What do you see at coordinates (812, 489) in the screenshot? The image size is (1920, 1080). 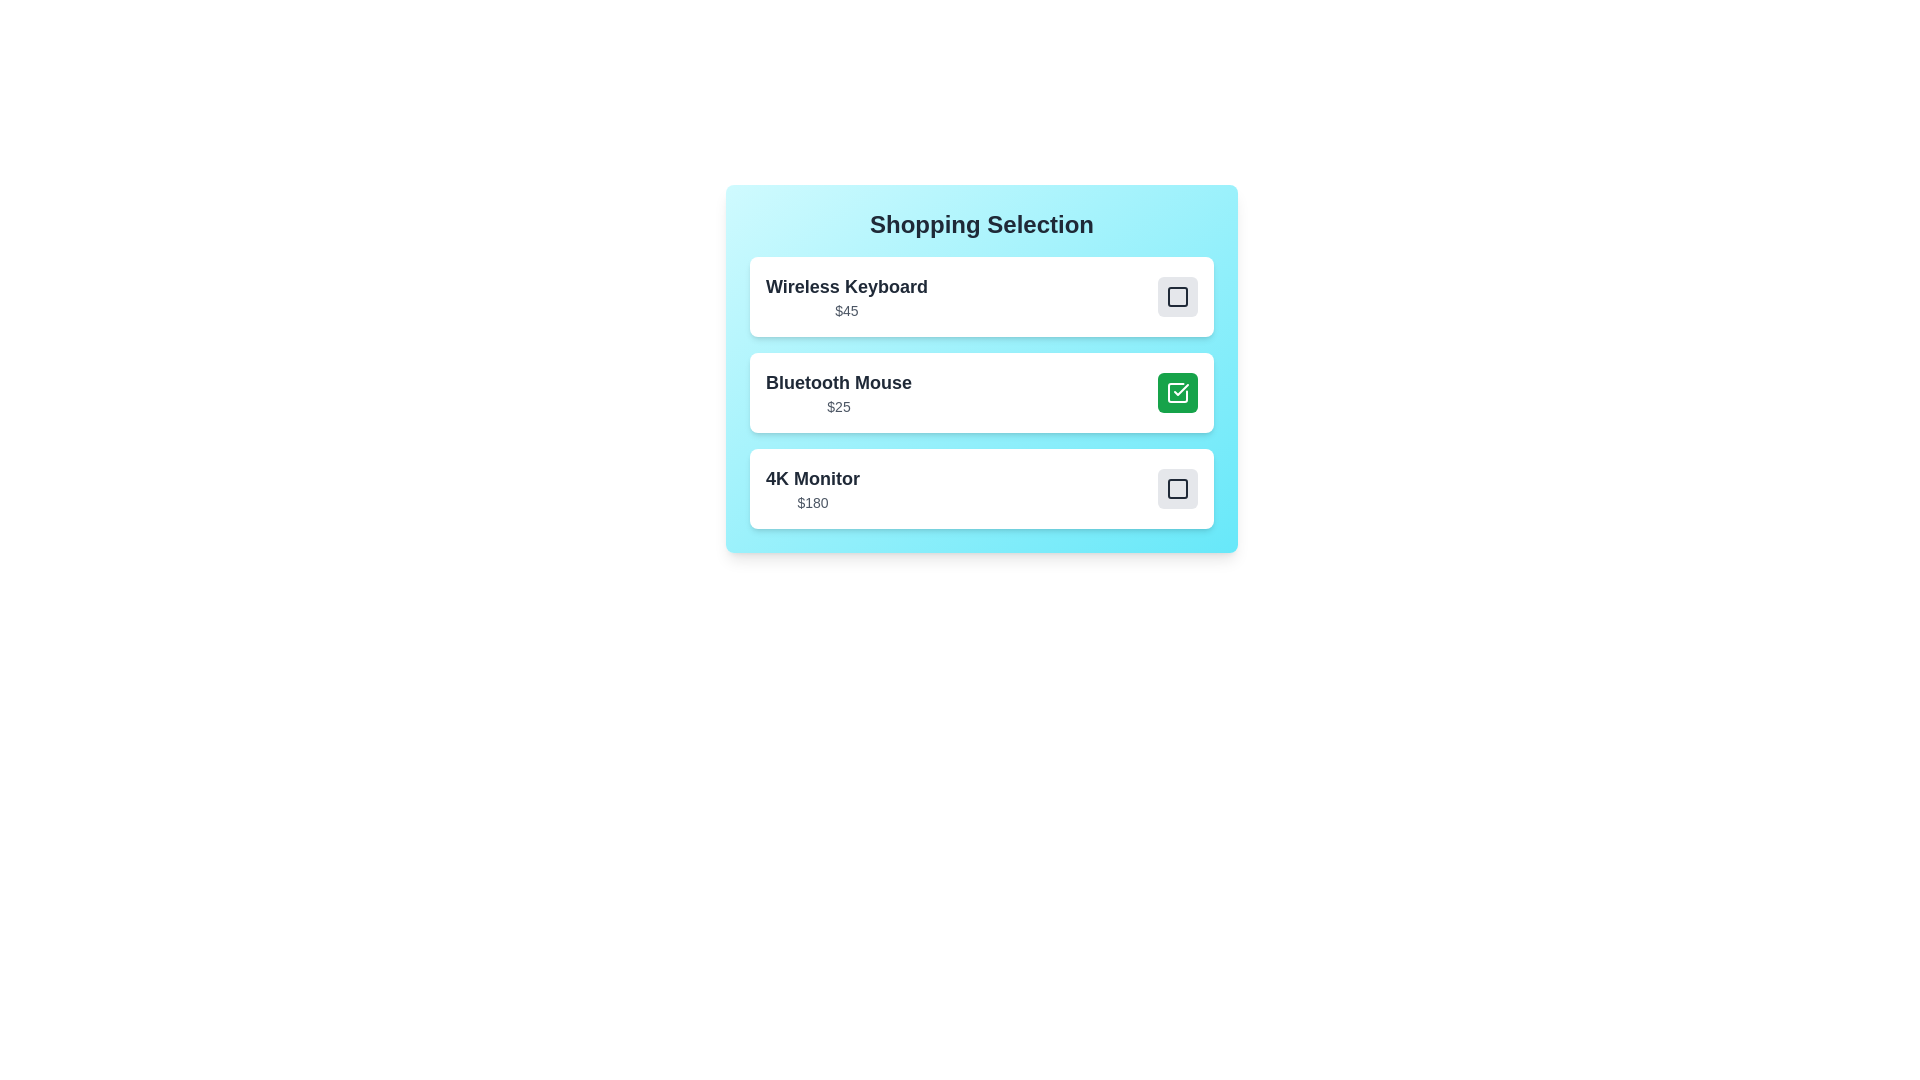 I see `displayed text from the Text Label that shows the price of a product located in the third section of the card within the shopping interface` at bounding box center [812, 489].